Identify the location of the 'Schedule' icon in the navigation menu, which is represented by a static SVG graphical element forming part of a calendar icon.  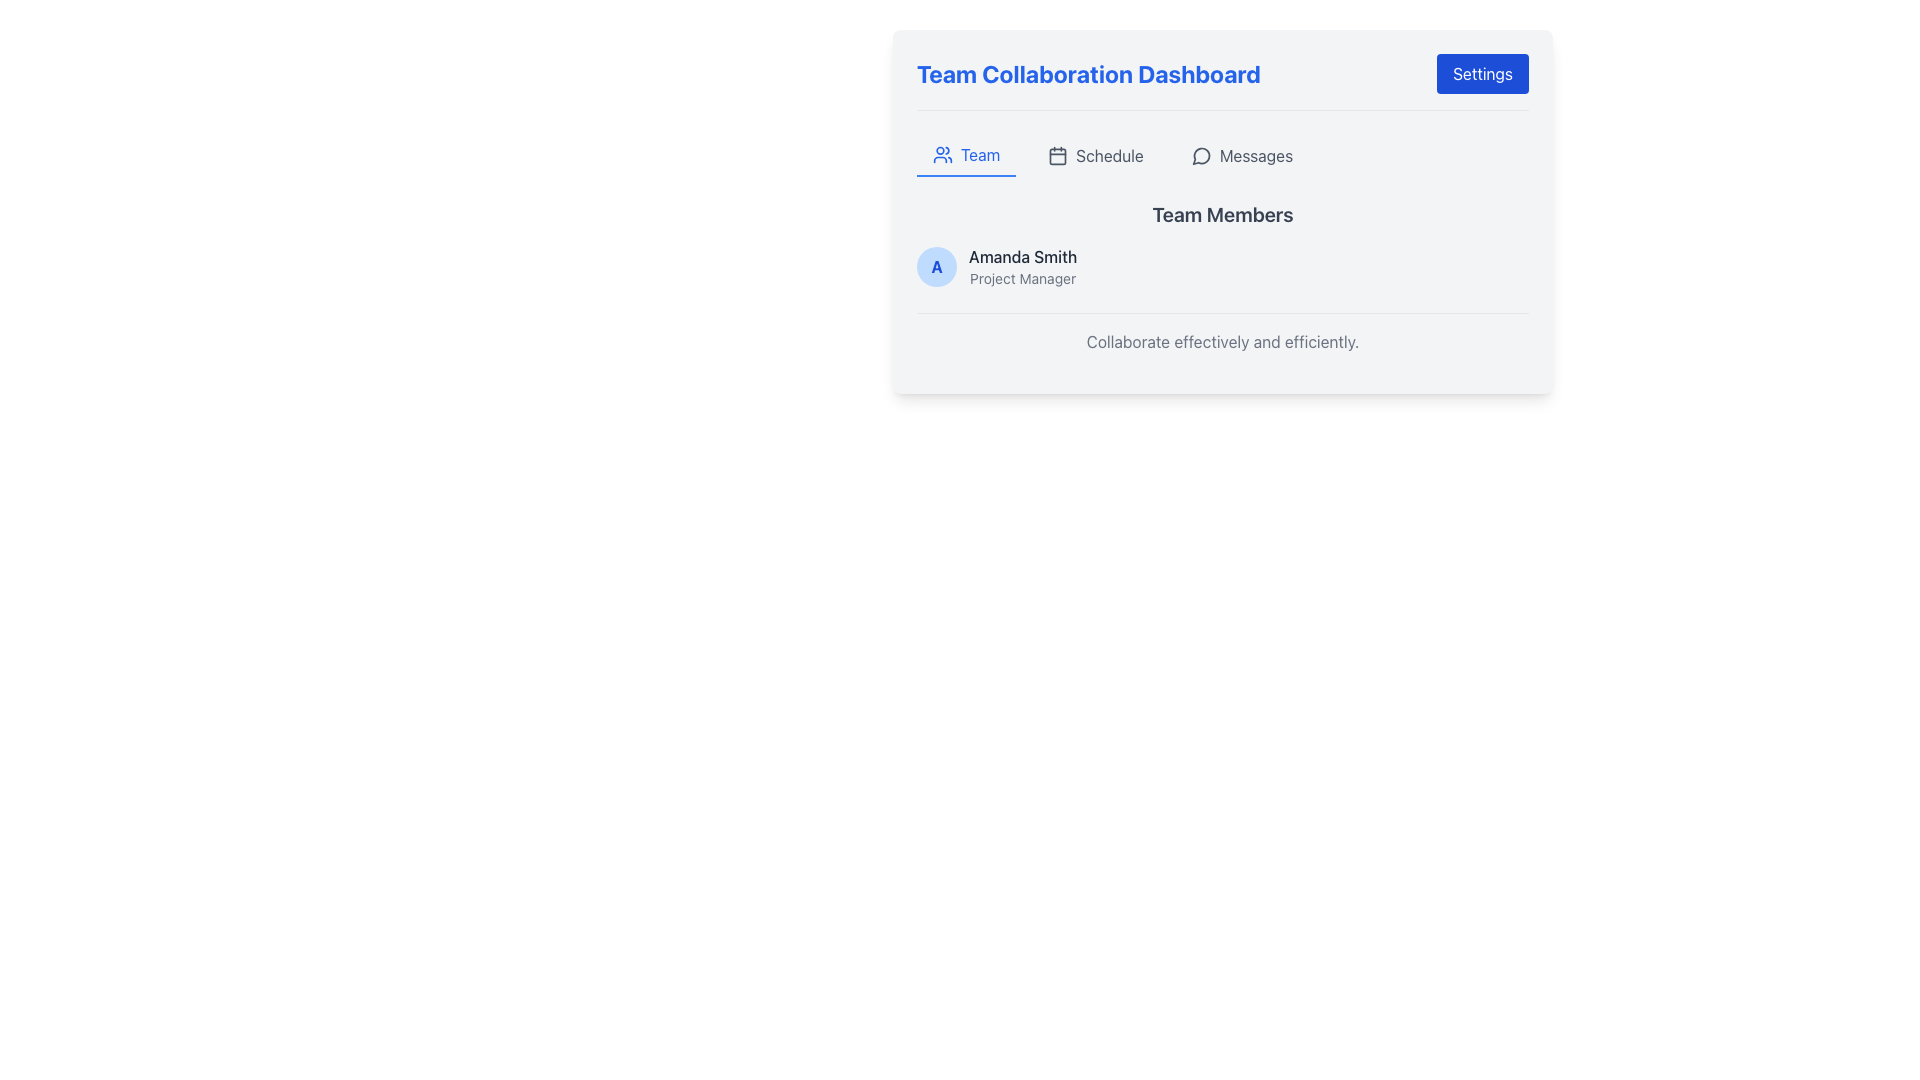
(1057, 155).